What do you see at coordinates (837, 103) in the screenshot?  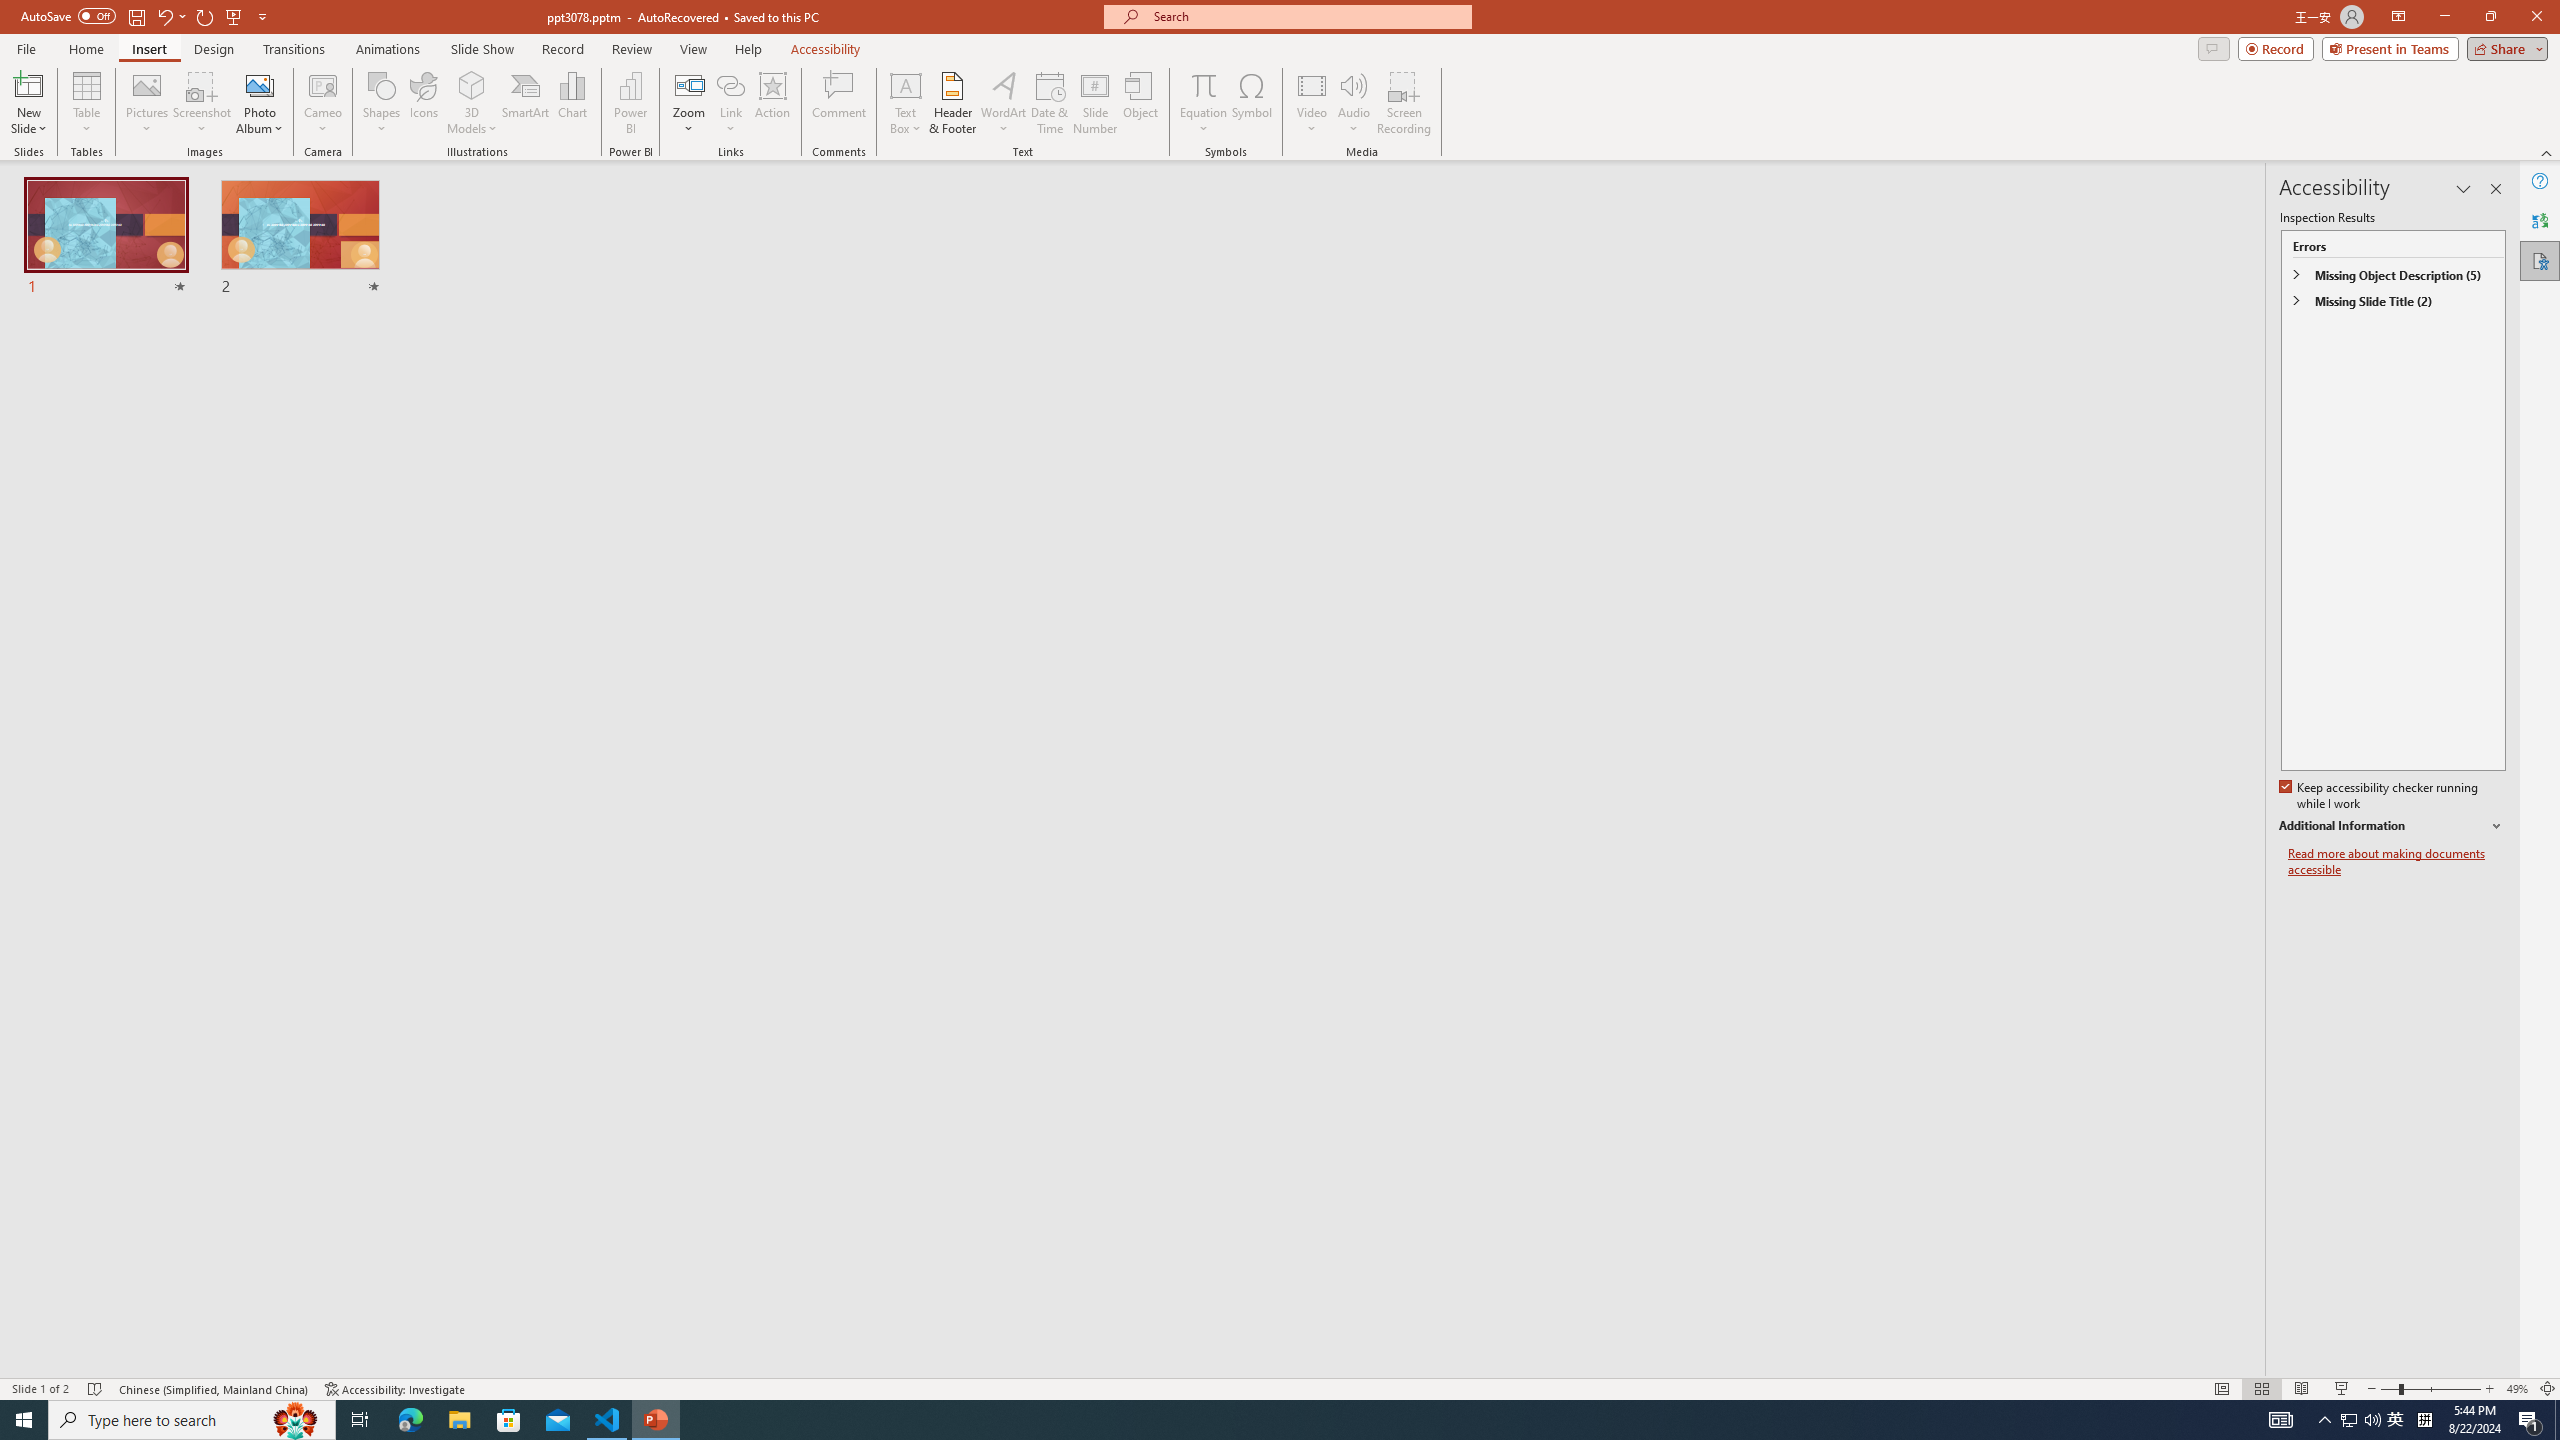 I see `'Comment'` at bounding box center [837, 103].